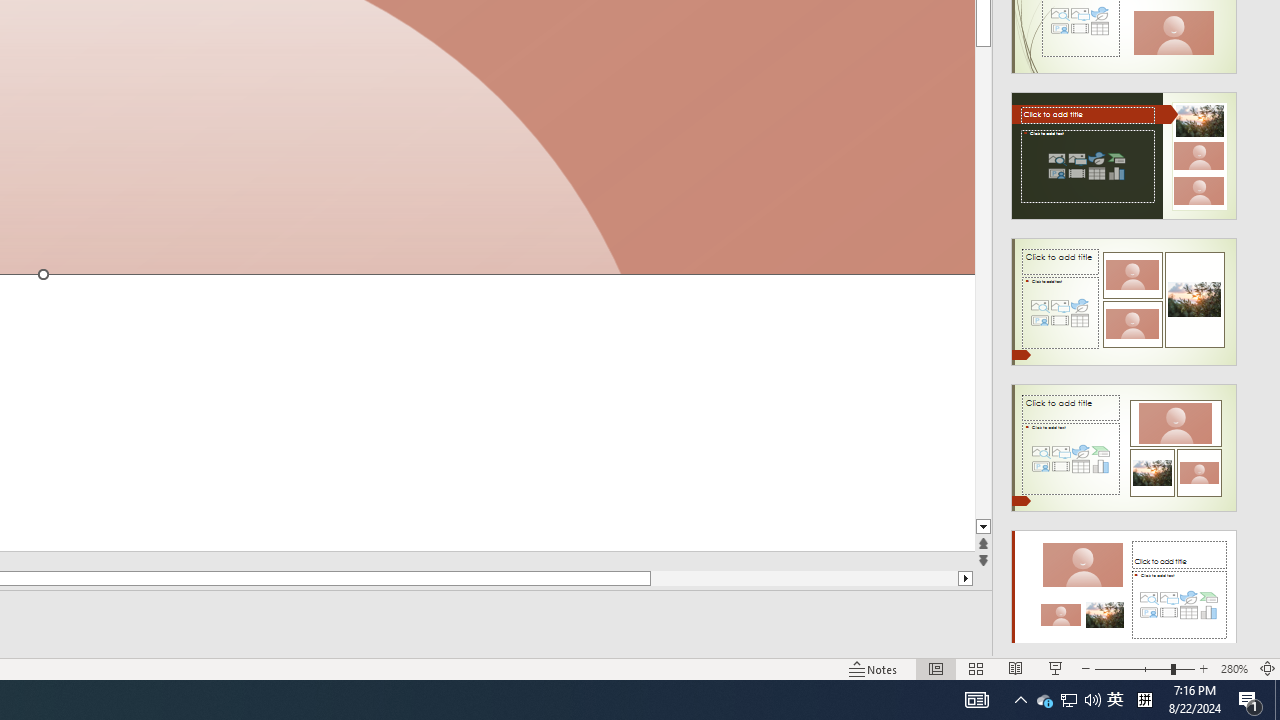 The image size is (1280, 720). I want to click on 'Slide Show', so click(1055, 669).